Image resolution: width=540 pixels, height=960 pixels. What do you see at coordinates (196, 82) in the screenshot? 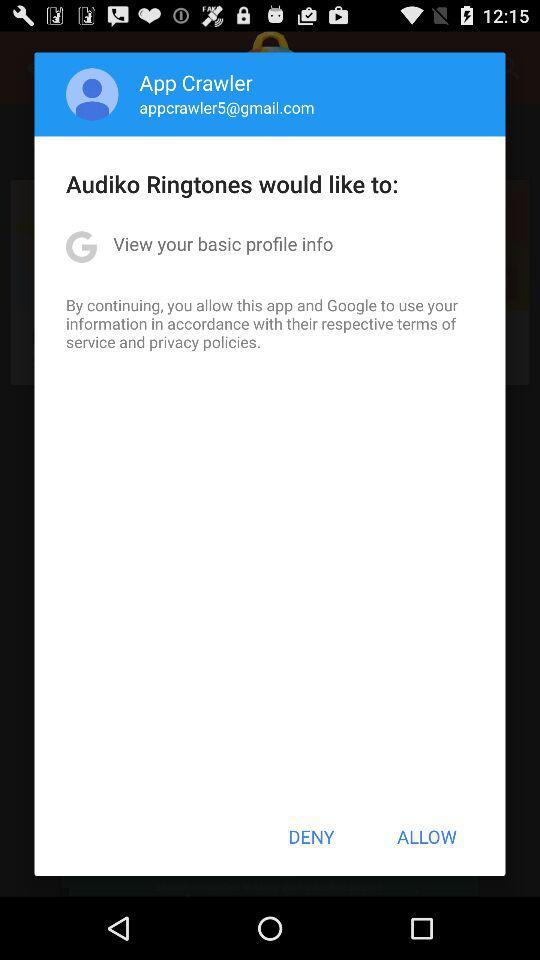
I see `the app crawler` at bounding box center [196, 82].